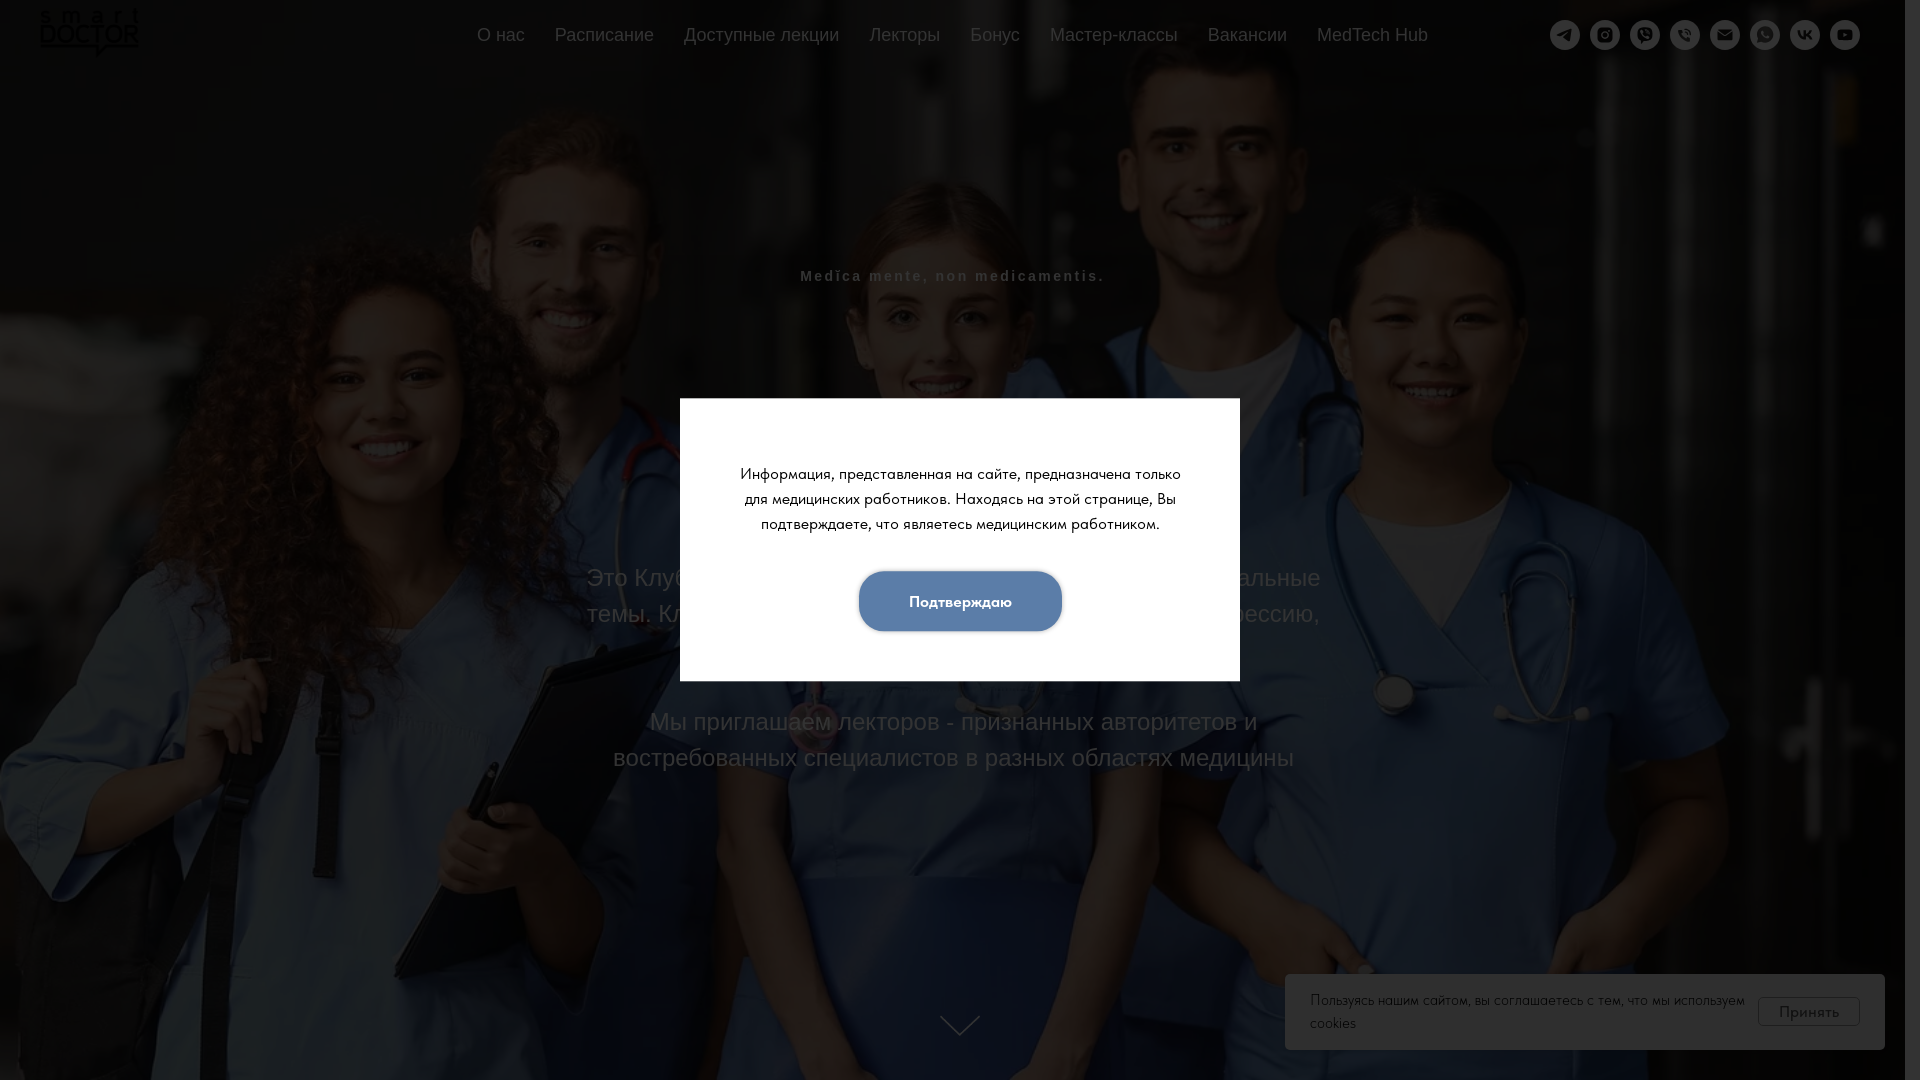  What do you see at coordinates (1316, 34) in the screenshot?
I see `'MedTech Hub'` at bounding box center [1316, 34].